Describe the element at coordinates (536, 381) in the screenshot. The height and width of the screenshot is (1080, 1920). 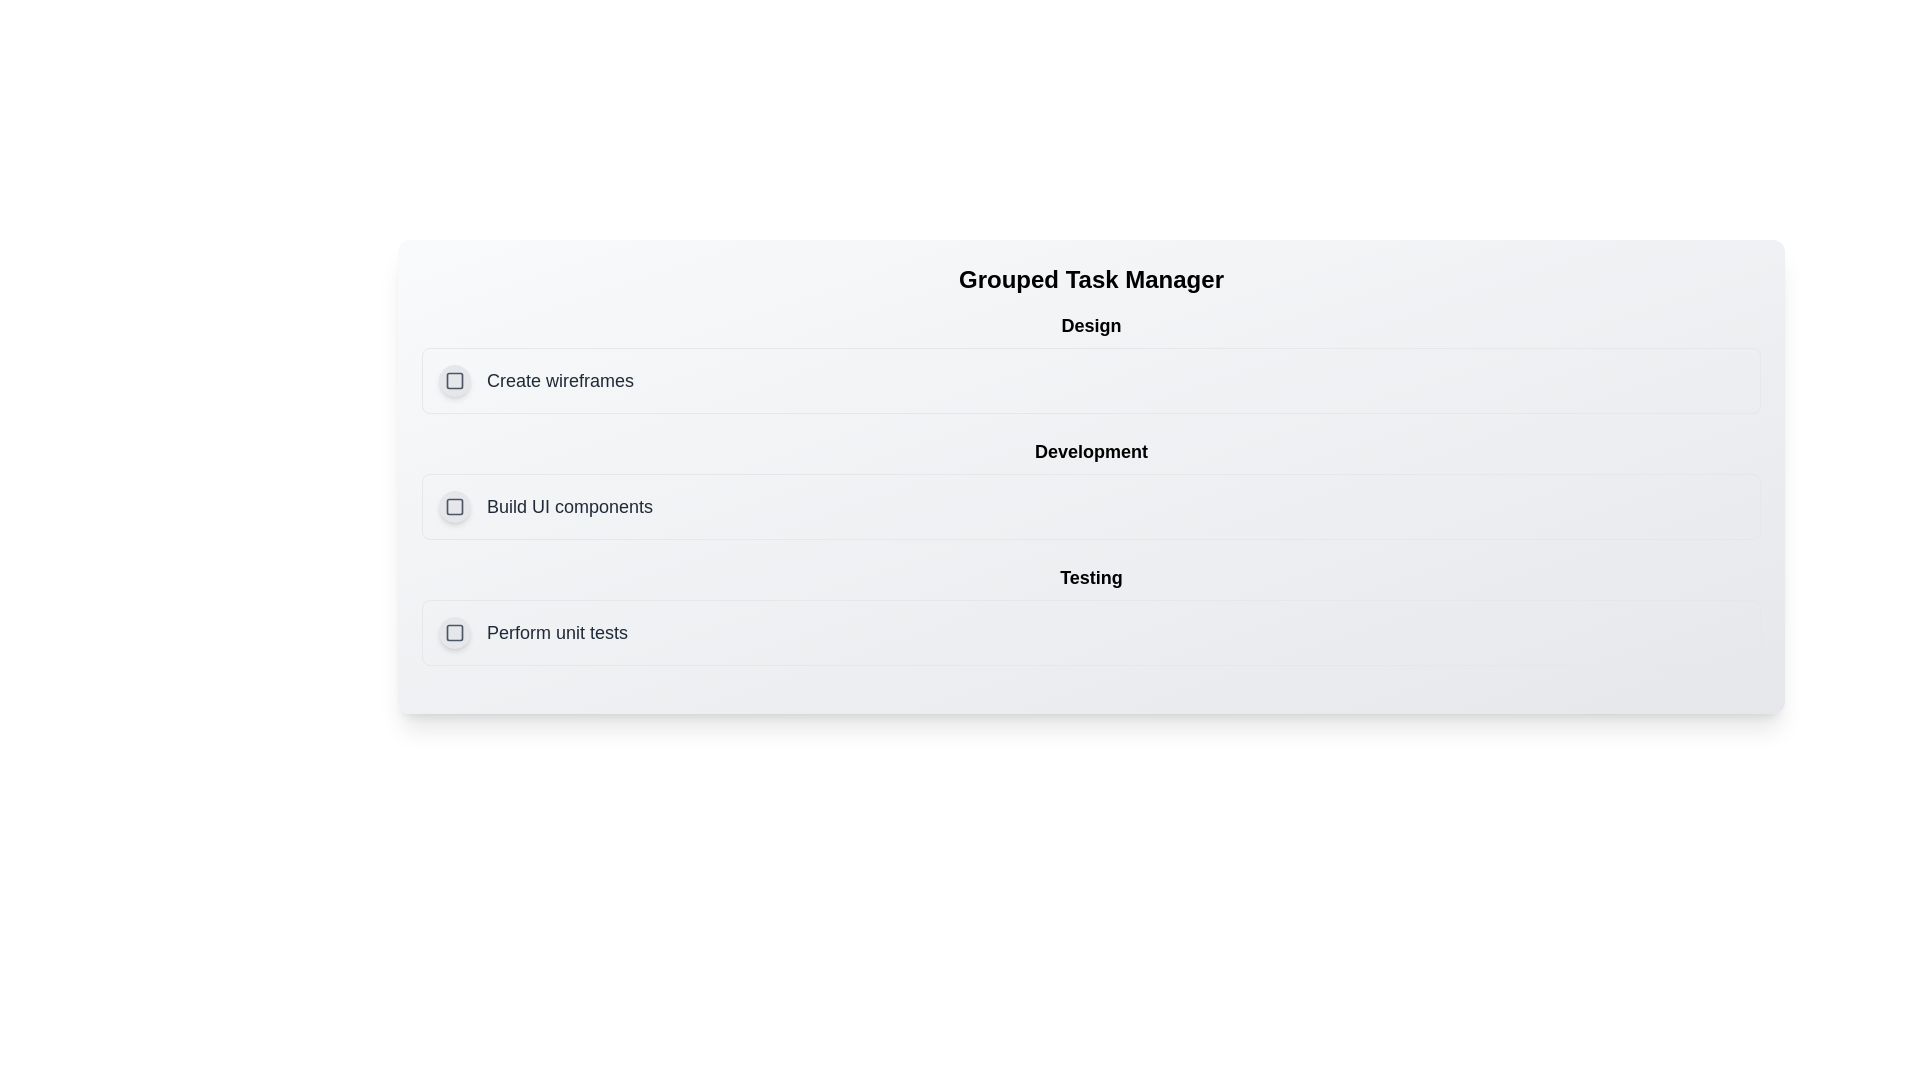
I see `the 'Create wireframes' checkbox` at that location.